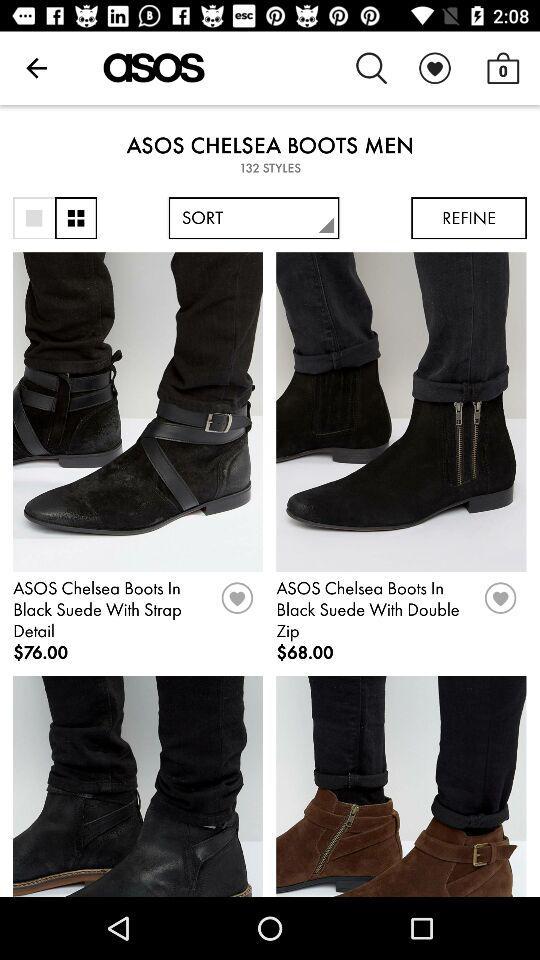  What do you see at coordinates (75, 218) in the screenshot?
I see `more information` at bounding box center [75, 218].